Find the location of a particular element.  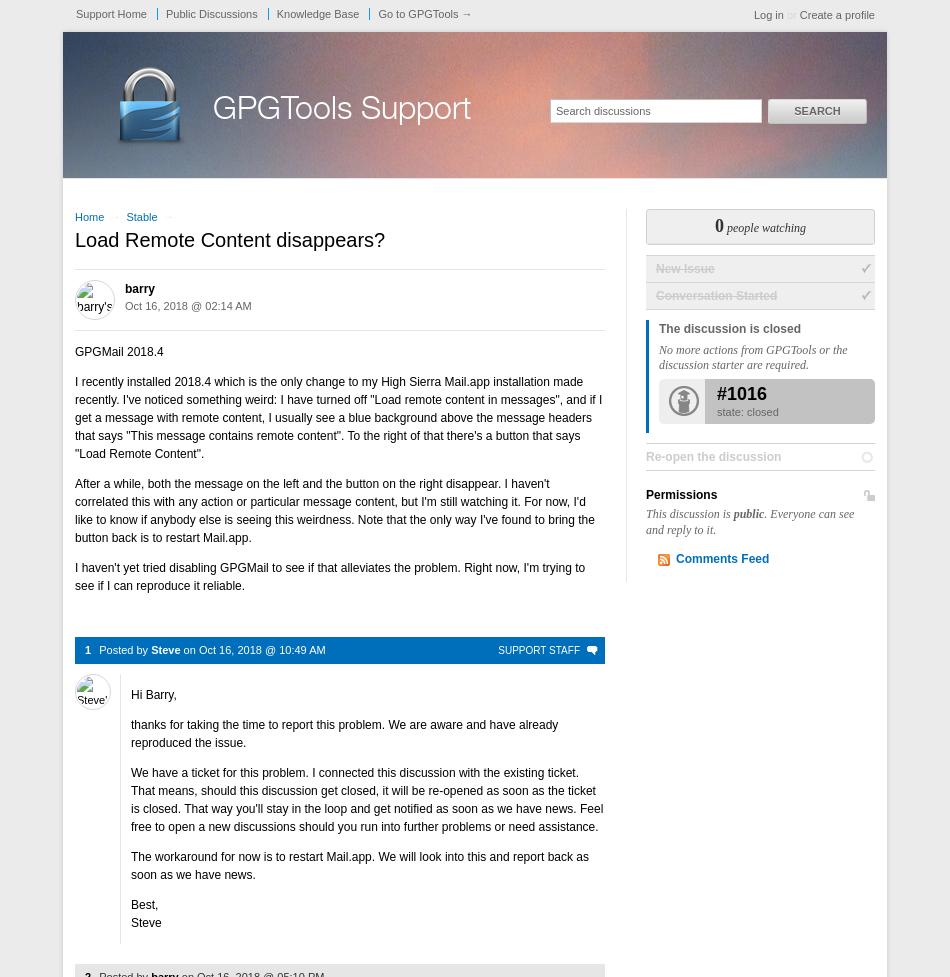

'The workaround for now is to restart Mail.app. We will look into this and report back as soon as we have news.' is located at coordinates (131, 864).